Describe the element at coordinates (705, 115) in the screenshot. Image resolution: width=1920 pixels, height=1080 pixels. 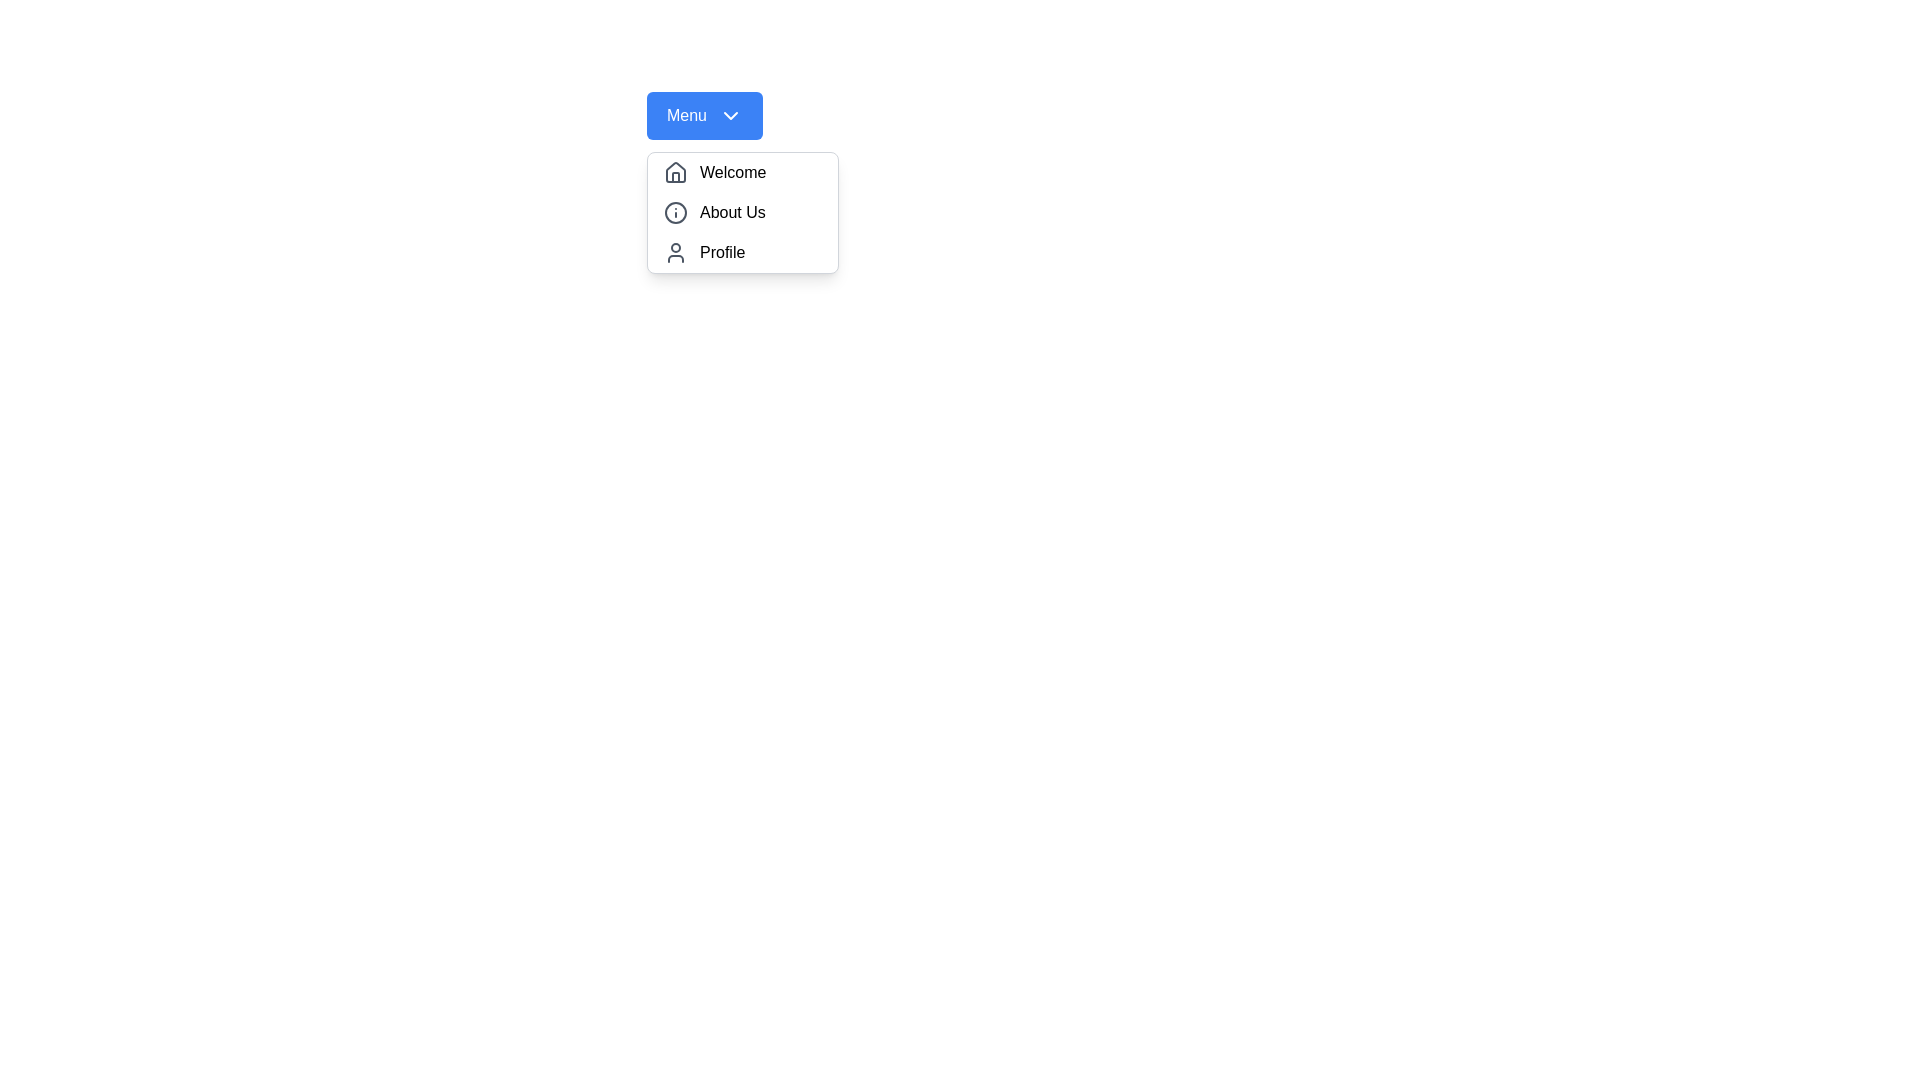
I see `the 'Menu' button to toggle the menu visibility` at that location.